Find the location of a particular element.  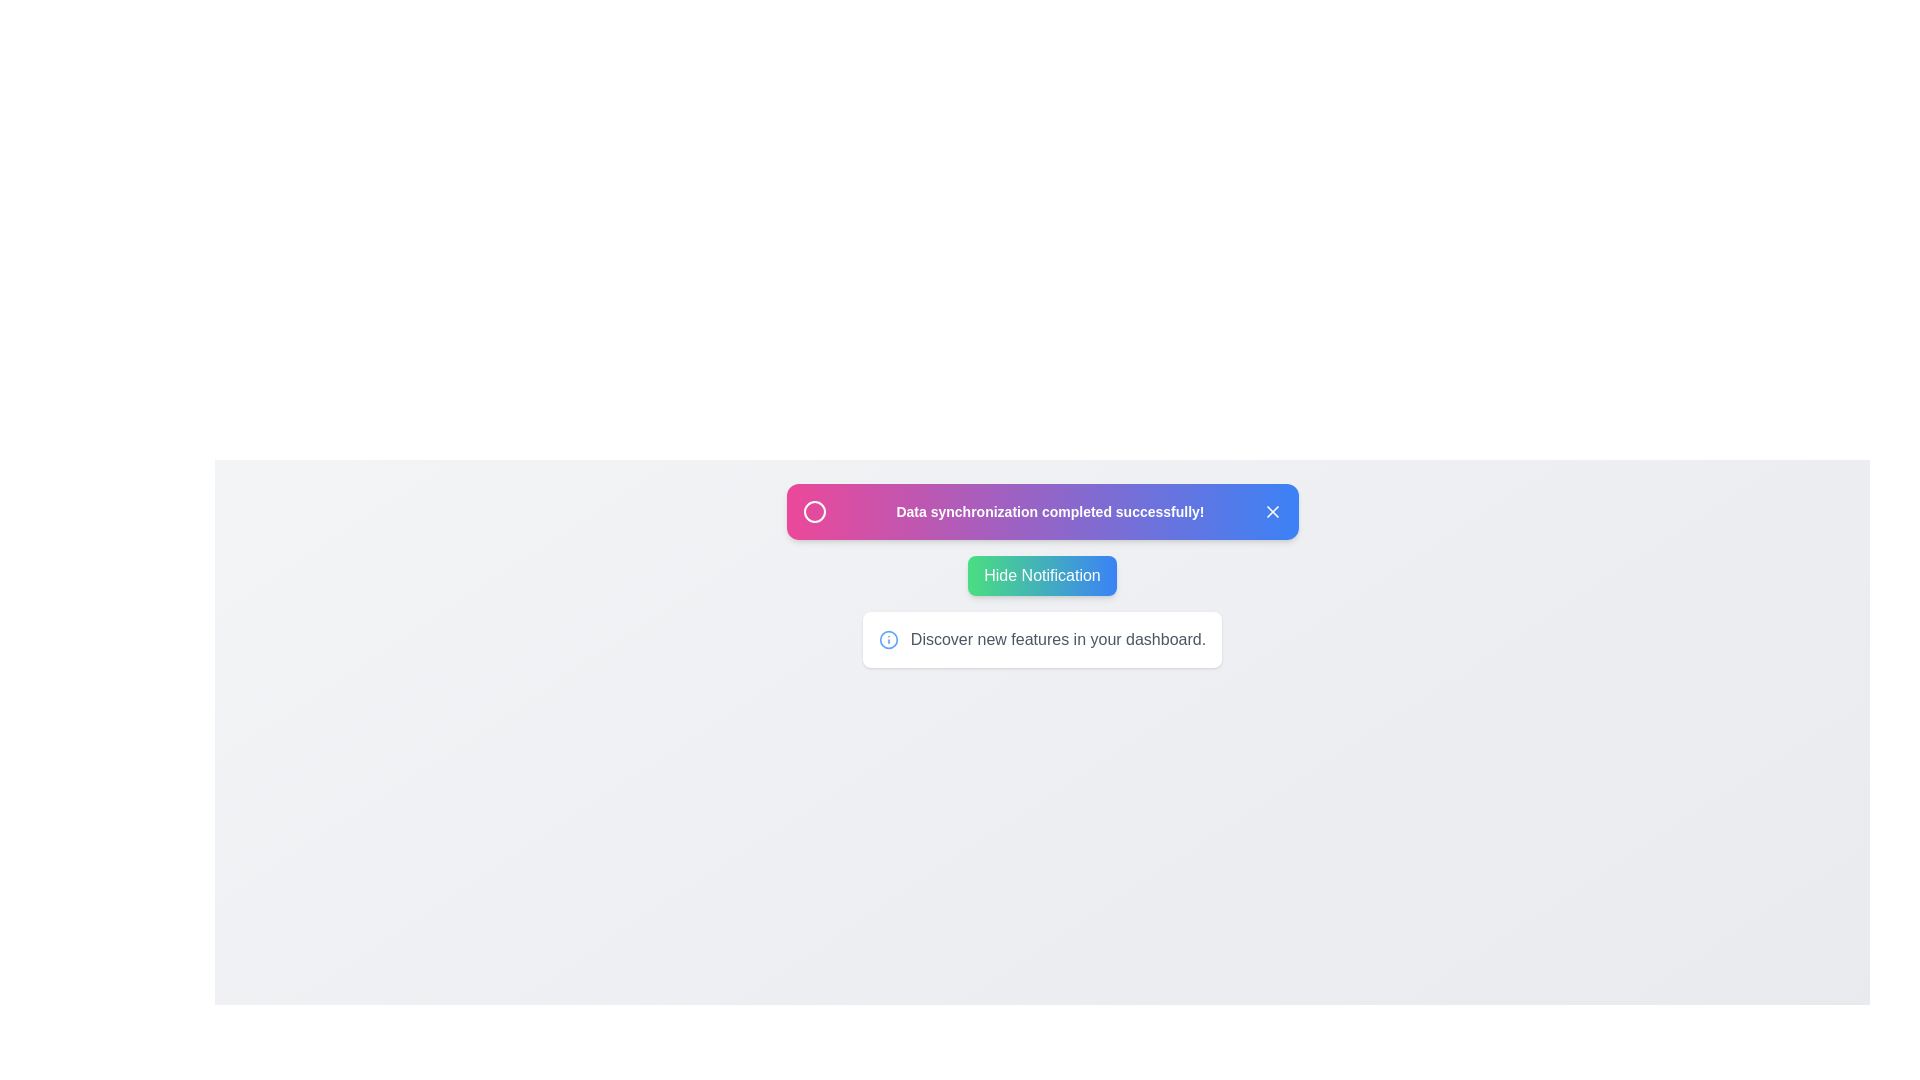

the informational icon to focus on the message is located at coordinates (887, 640).